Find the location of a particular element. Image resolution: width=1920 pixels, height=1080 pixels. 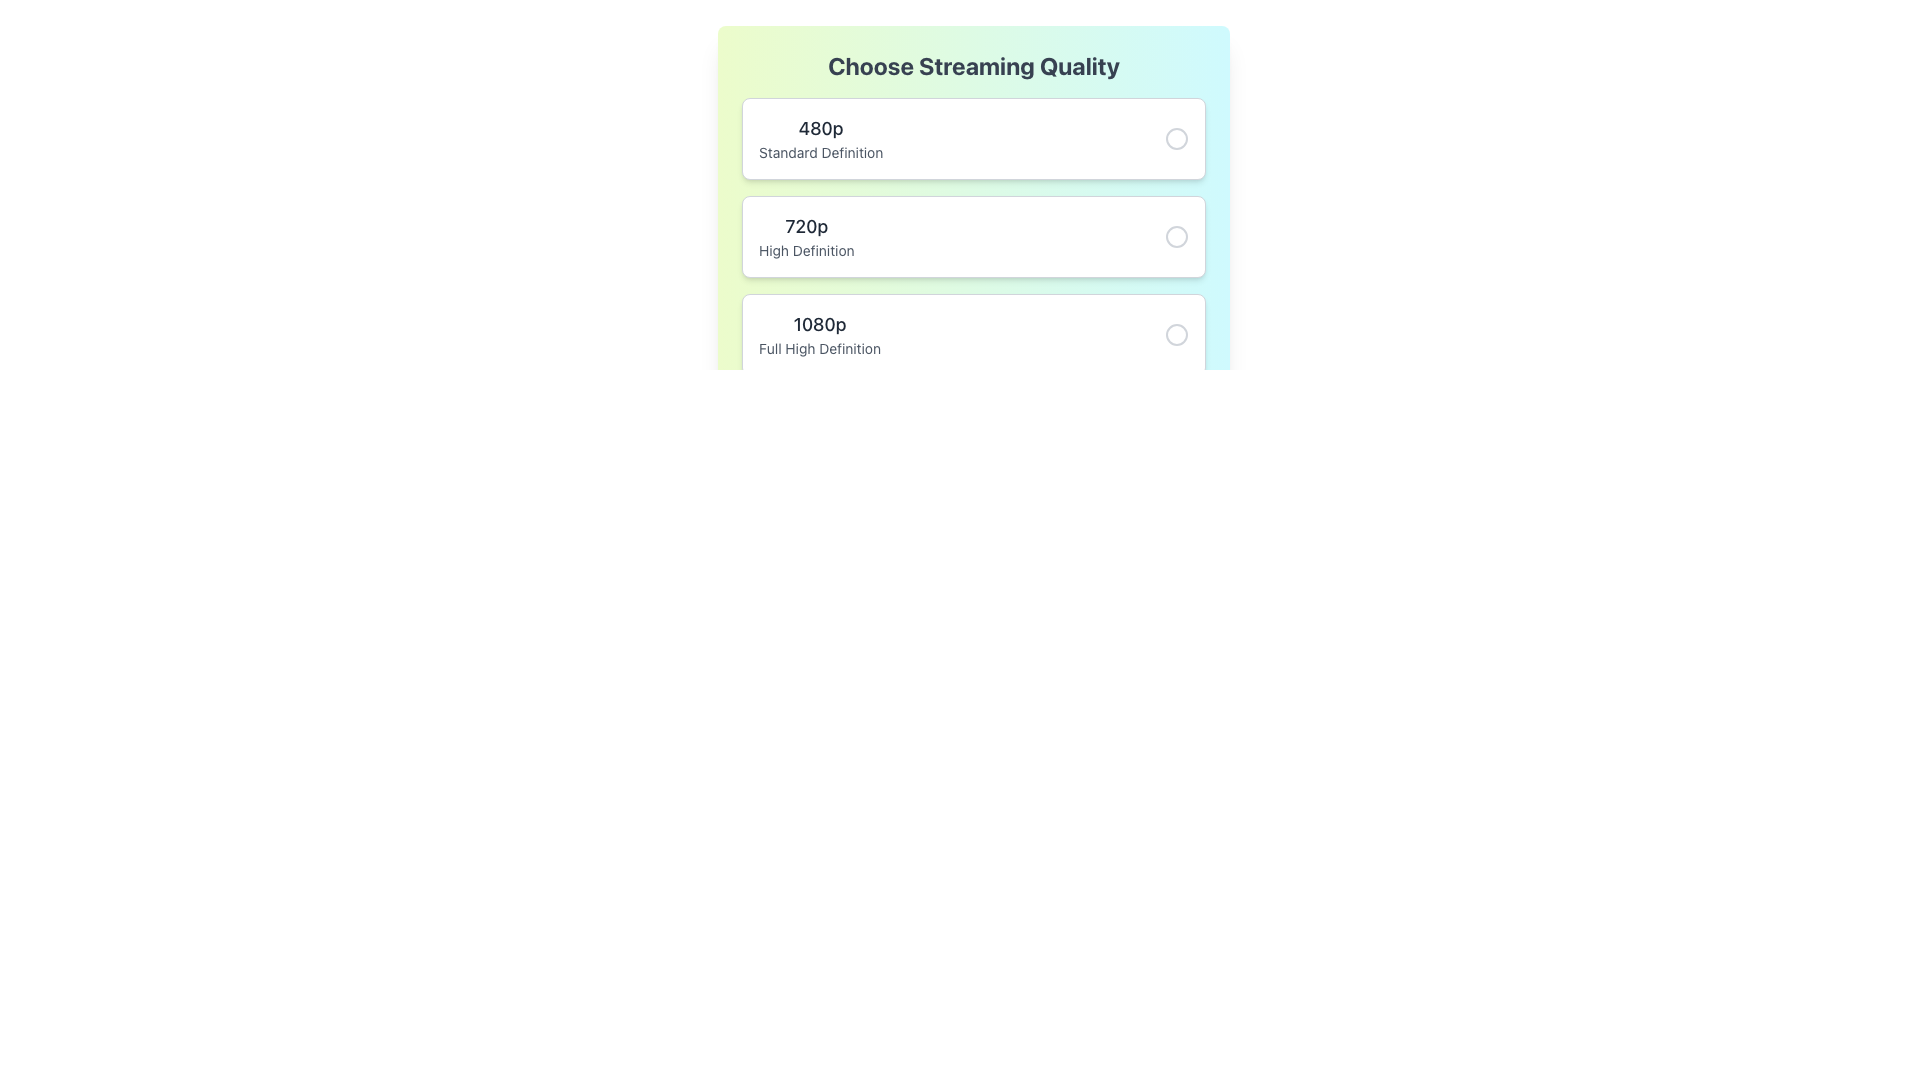

the '720p High Definition' text display element, which is the second option in the streaming quality selection menu, located between '480p Standard Definition' and '1080p Full High Definition' is located at coordinates (806, 235).